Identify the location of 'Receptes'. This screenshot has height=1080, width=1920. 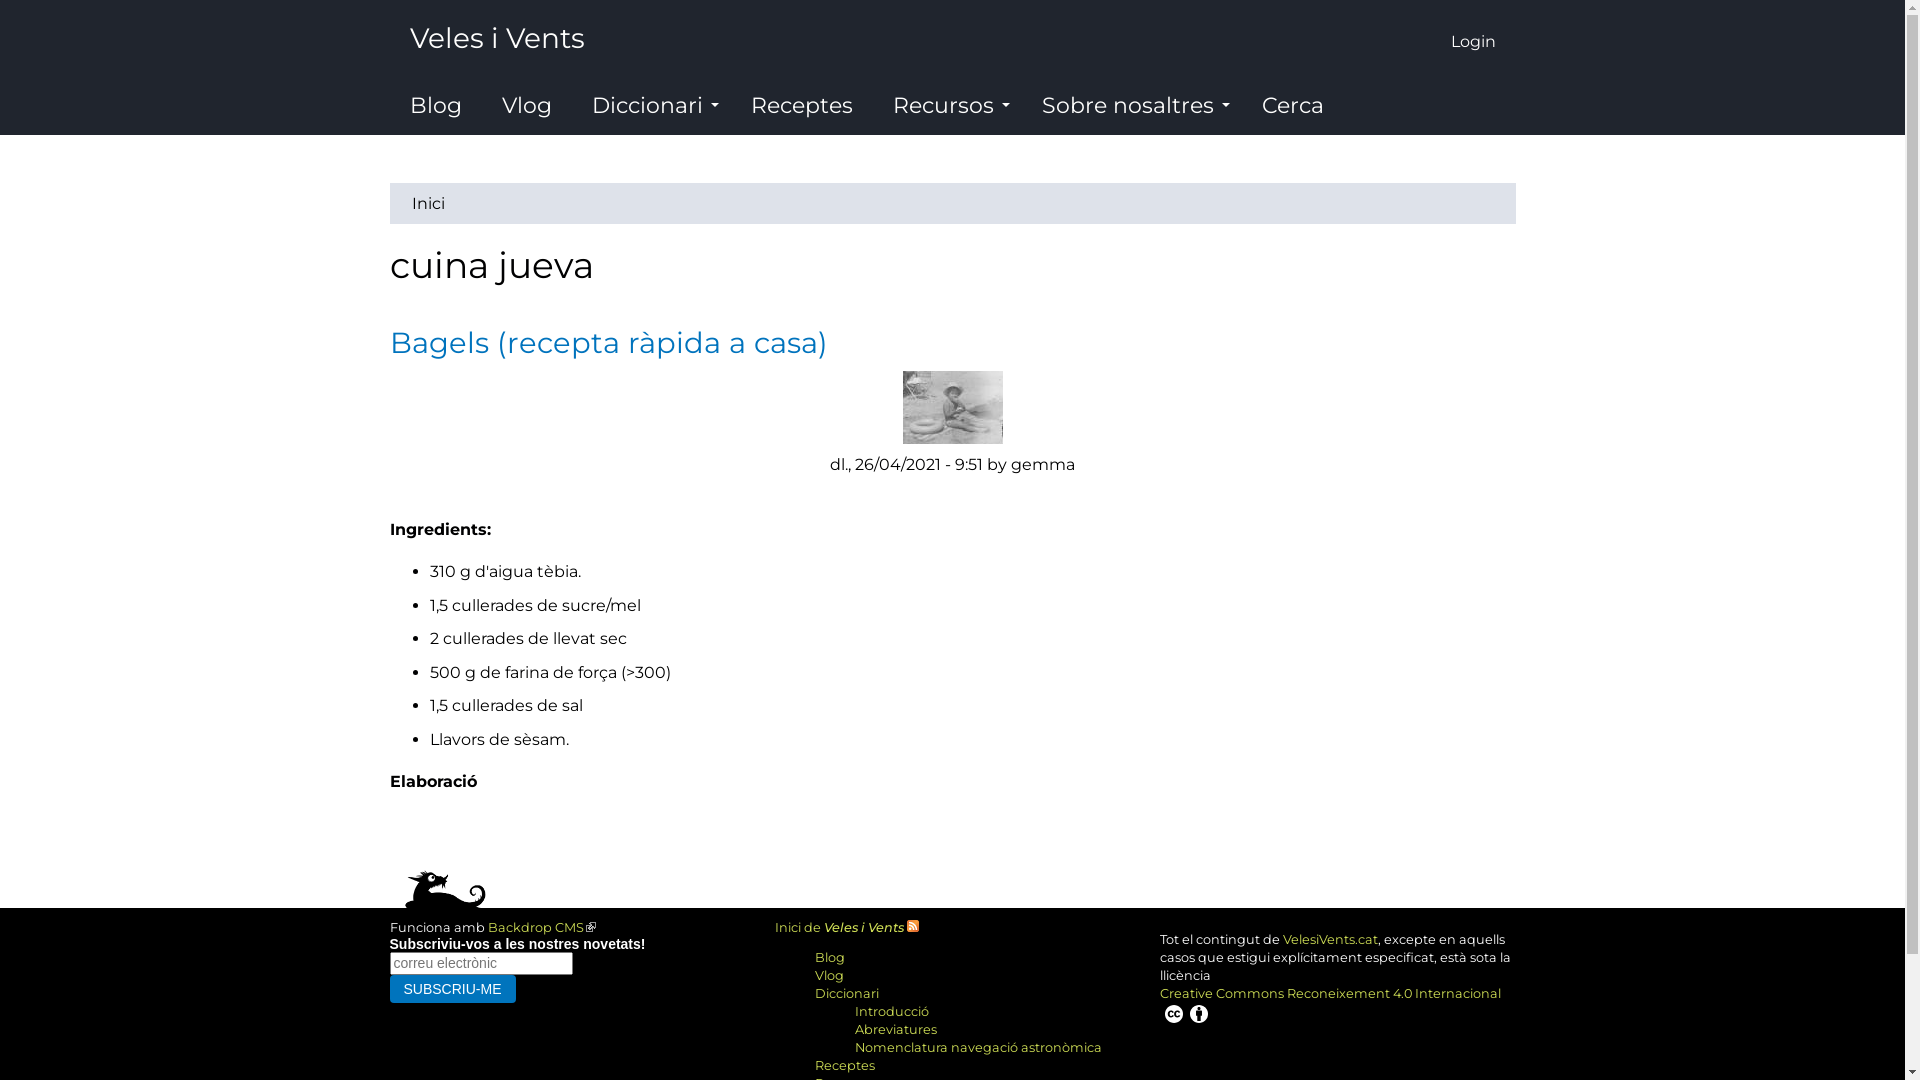
(801, 105).